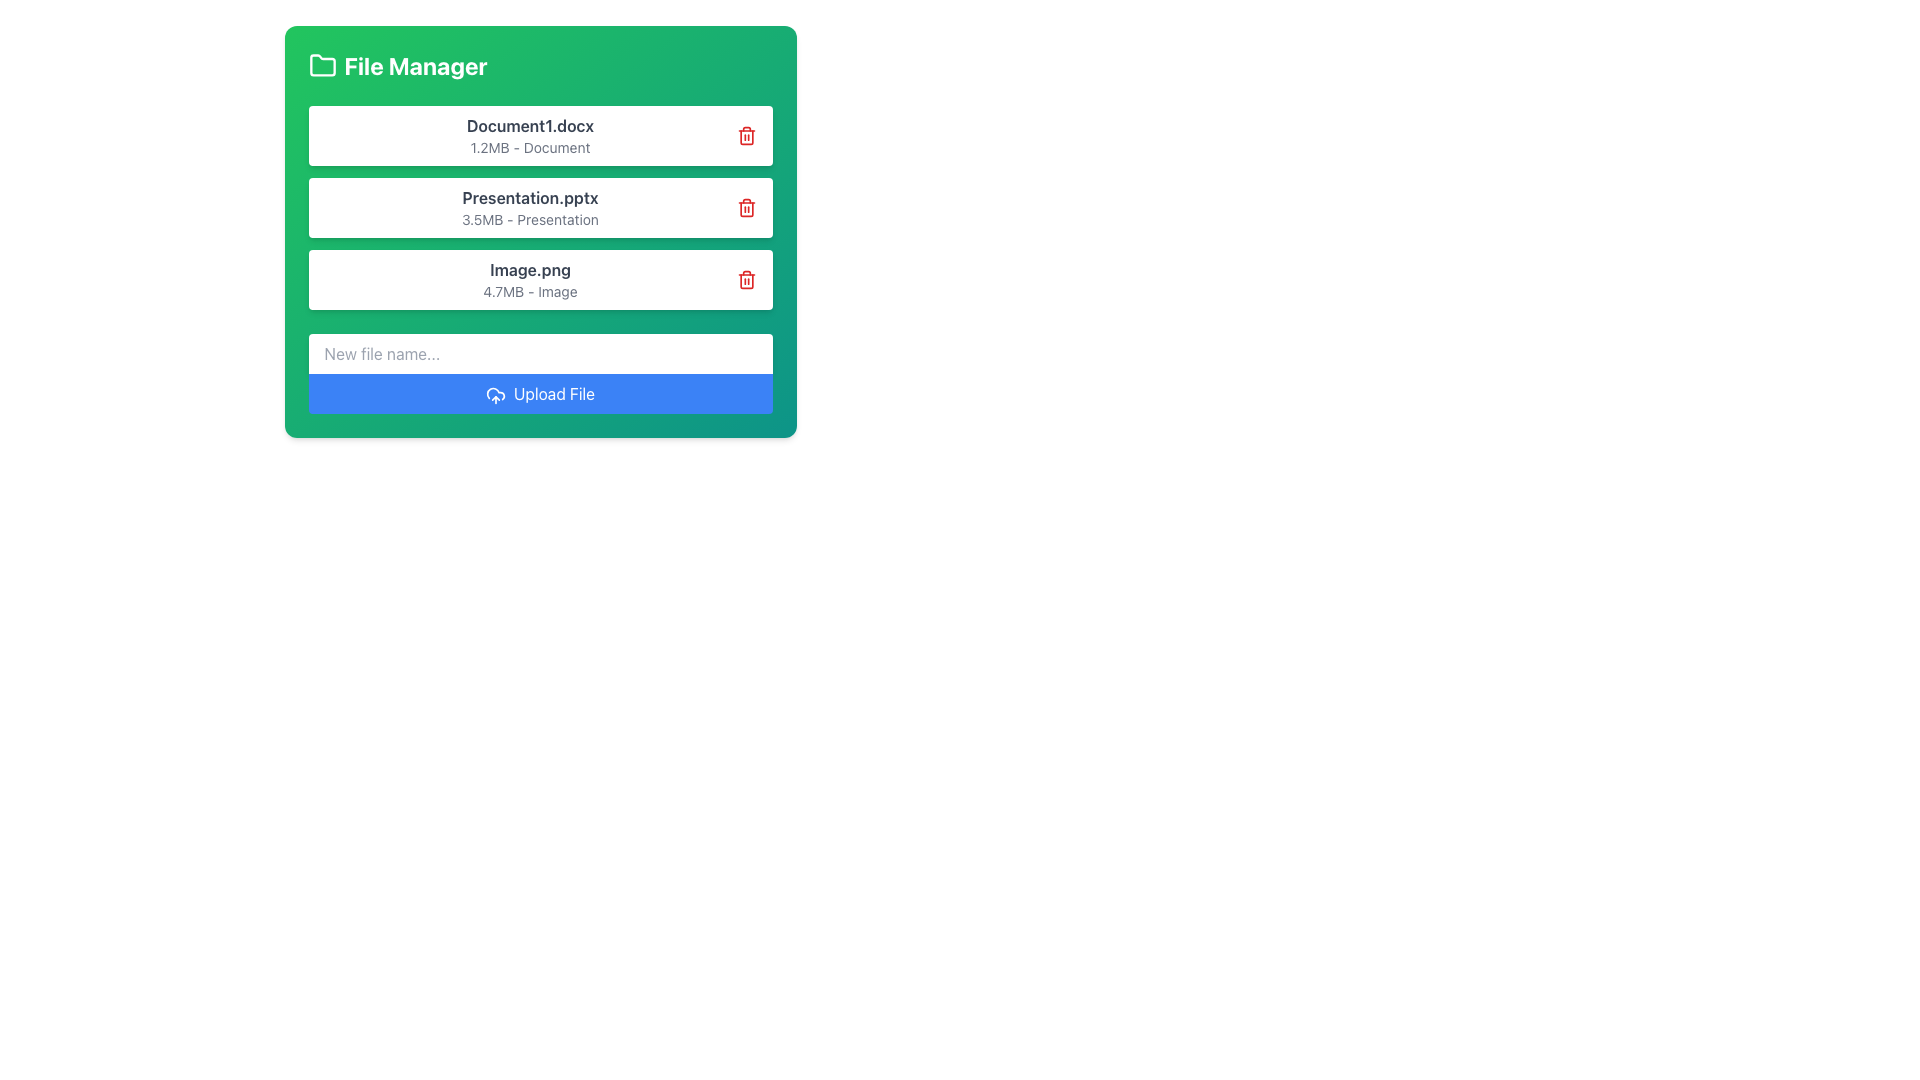  Describe the element at coordinates (495, 395) in the screenshot. I see `the SVG icon representing the upload action, located on the left side of the 'Upload File' text label` at that location.